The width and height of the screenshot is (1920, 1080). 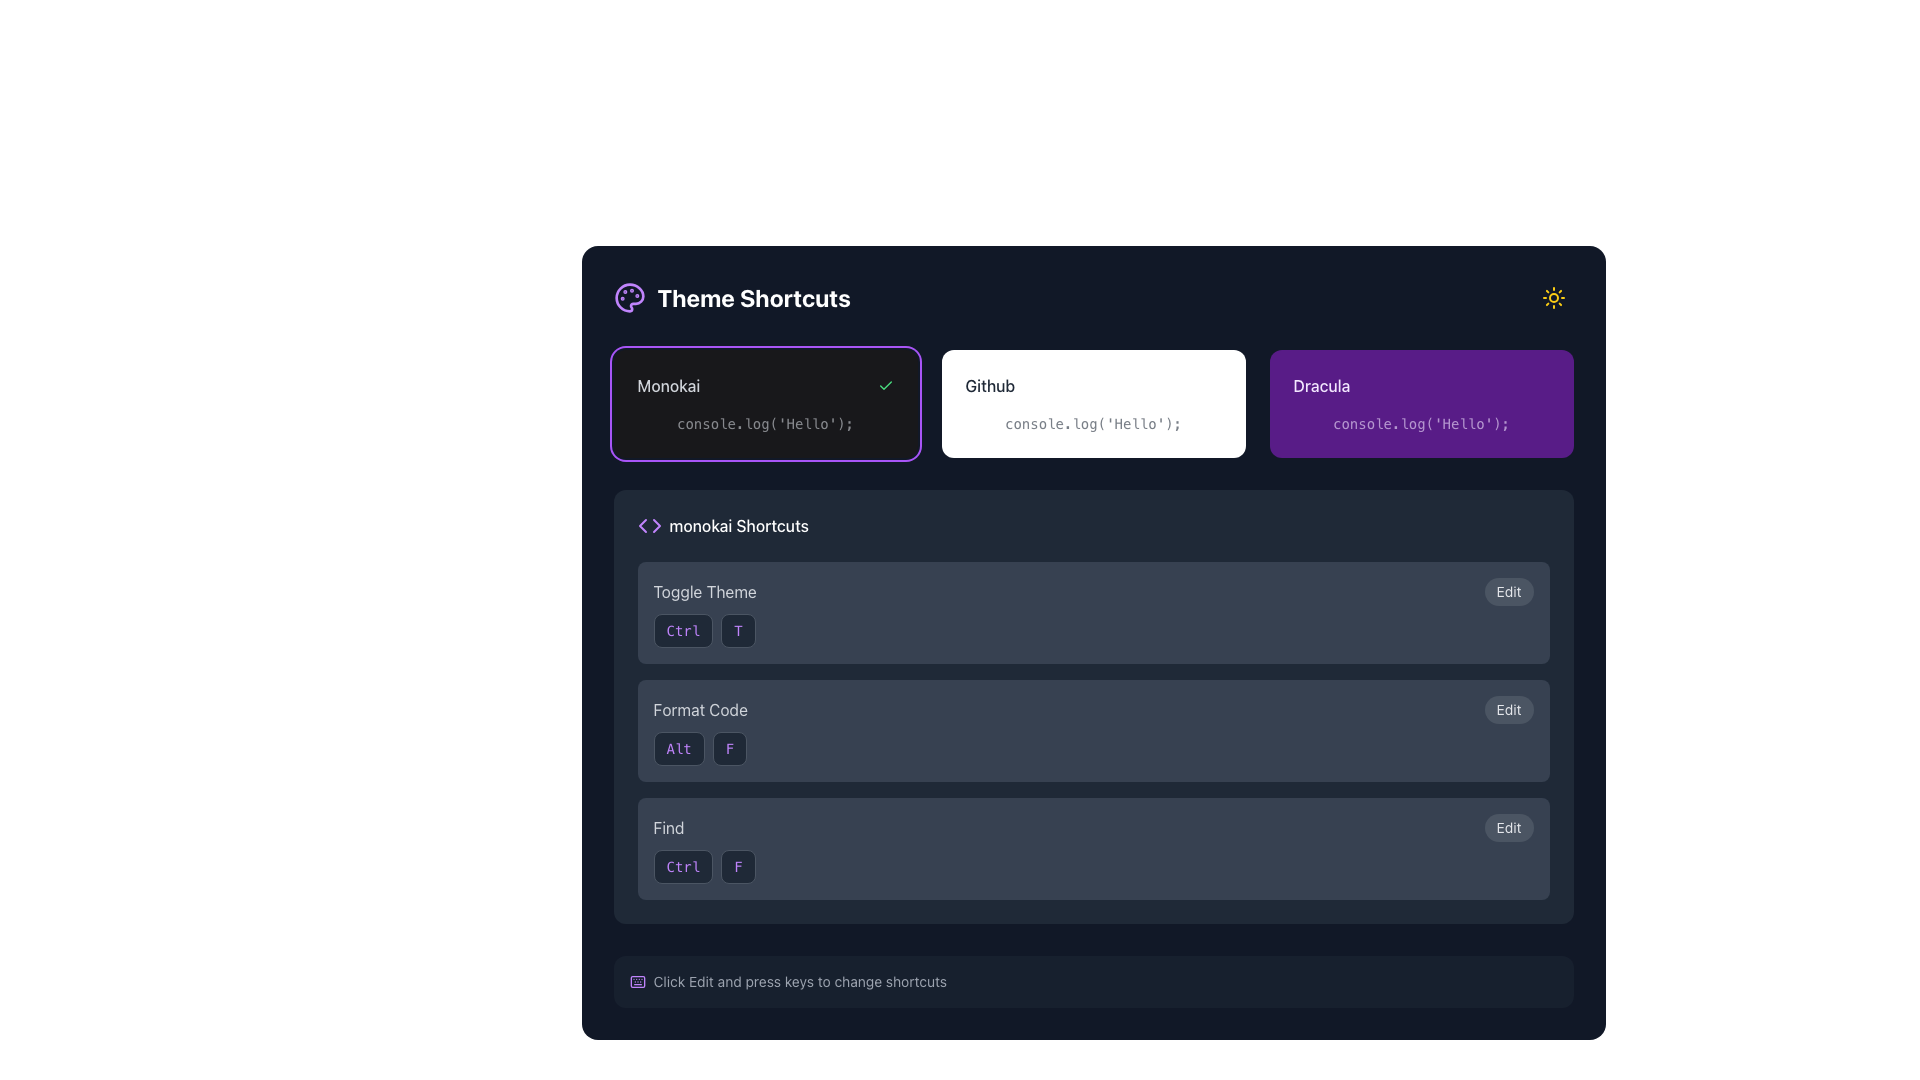 I want to click on the confirmation icon indicating that the 'Monokai' theme option is selected, located, so click(x=884, y=385).